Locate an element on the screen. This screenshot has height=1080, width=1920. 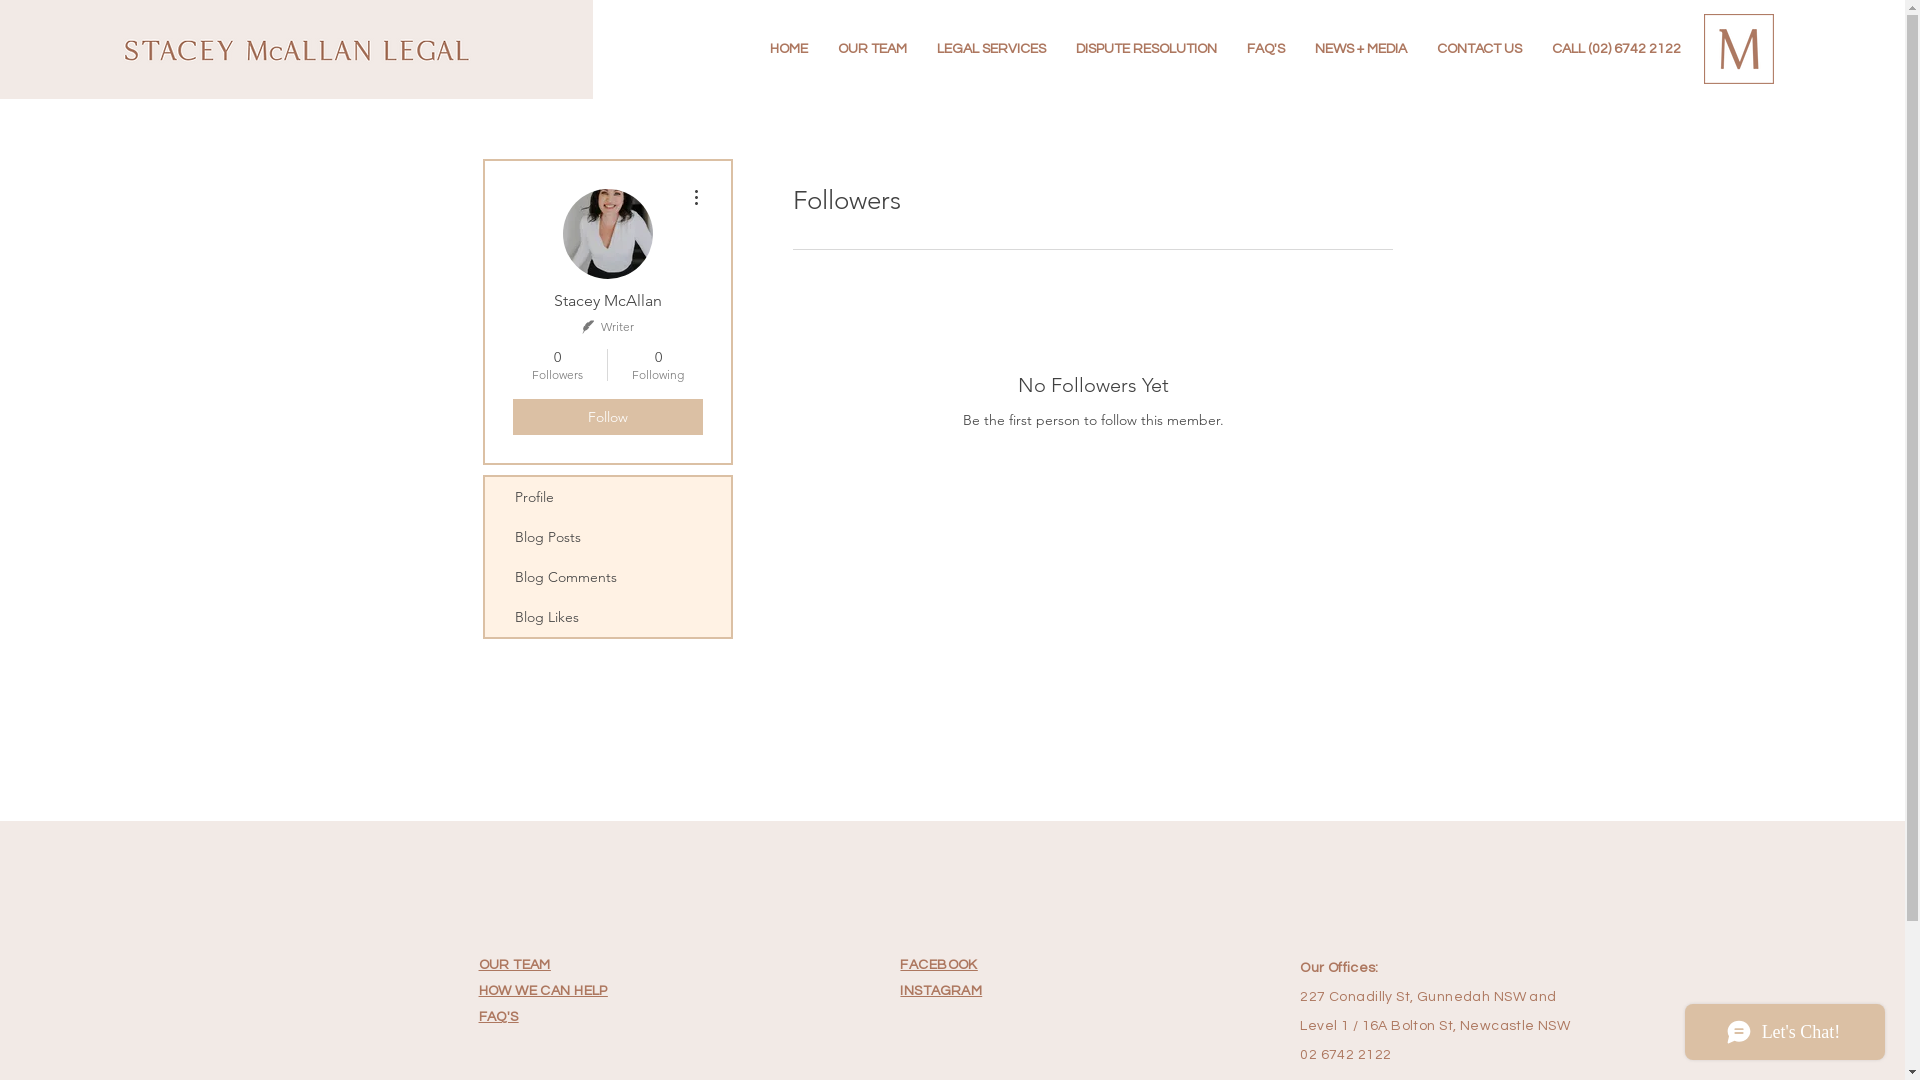
'0 is located at coordinates (556, 365).